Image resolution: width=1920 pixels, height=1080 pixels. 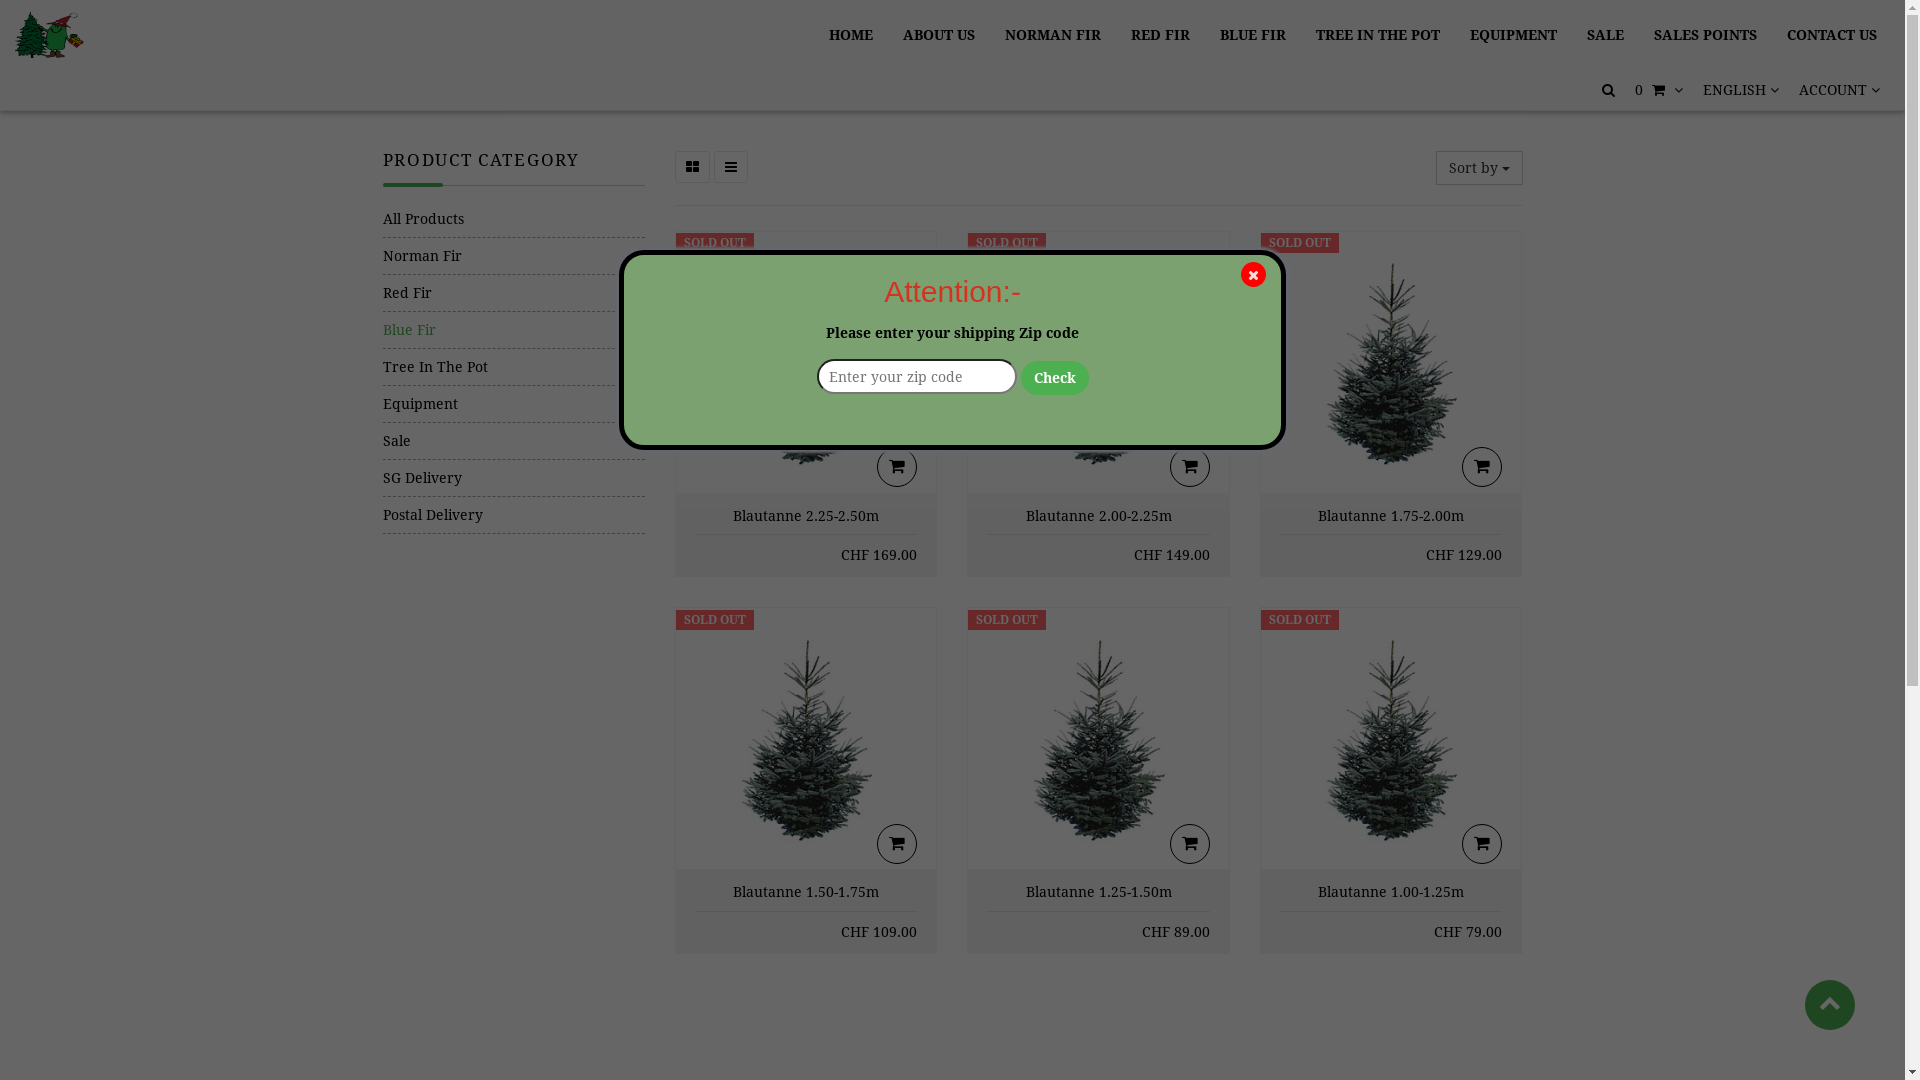 What do you see at coordinates (1513, 34) in the screenshot?
I see `'EQUIPMENT'` at bounding box center [1513, 34].